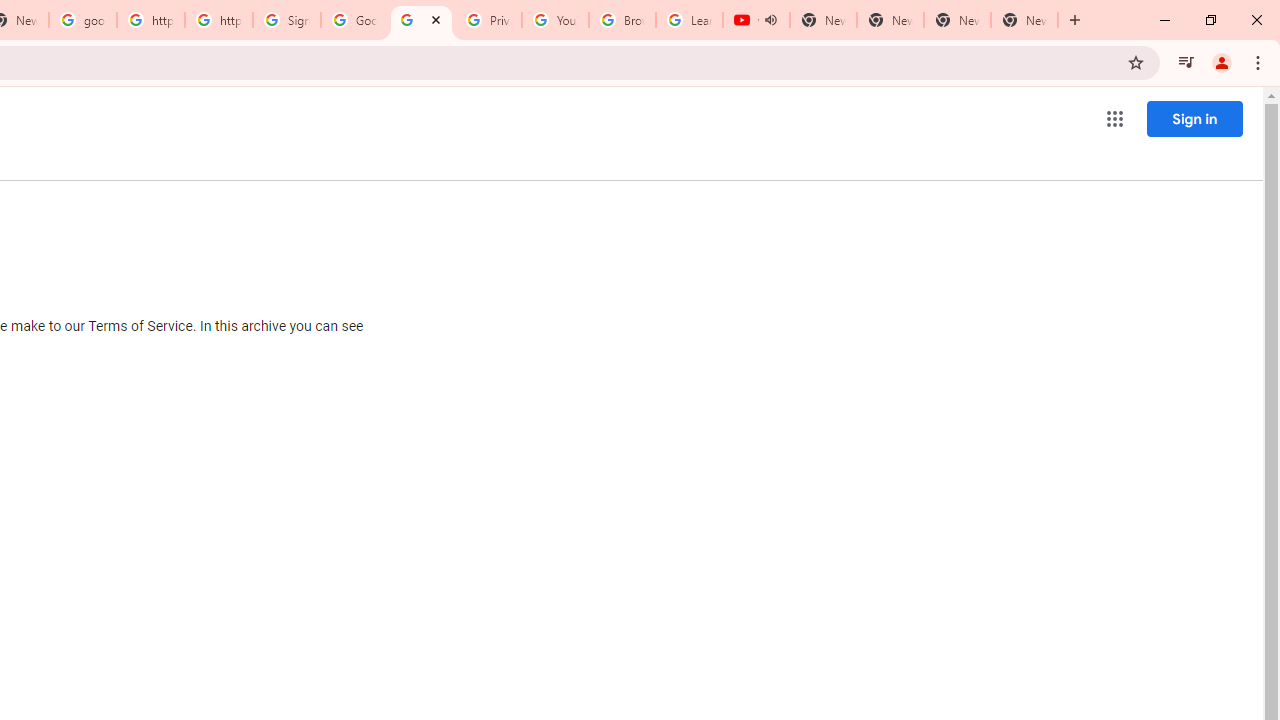  What do you see at coordinates (1209, 20) in the screenshot?
I see `'Restore'` at bounding box center [1209, 20].